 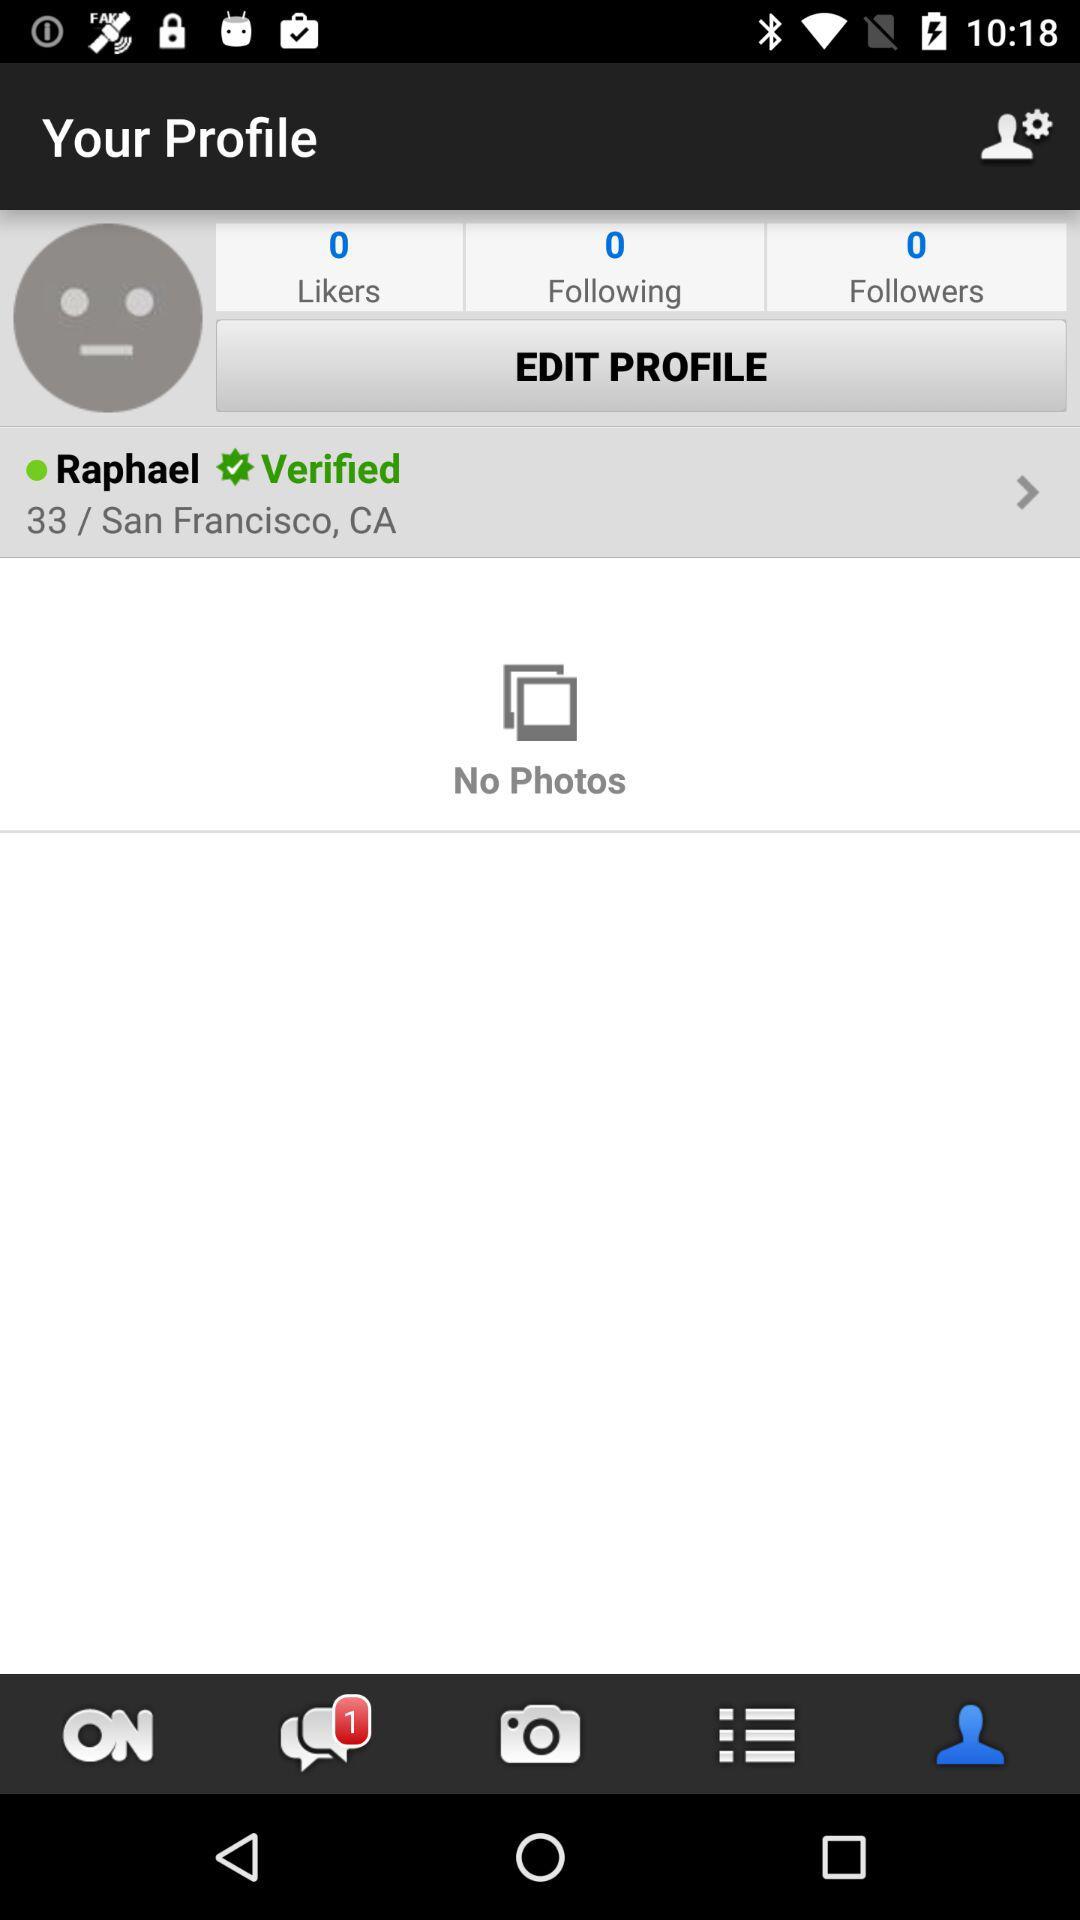 What do you see at coordinates (36, 469) in the screenshot?
I see `the item to the left of the raphael icon` at bounding box center [36, 469].